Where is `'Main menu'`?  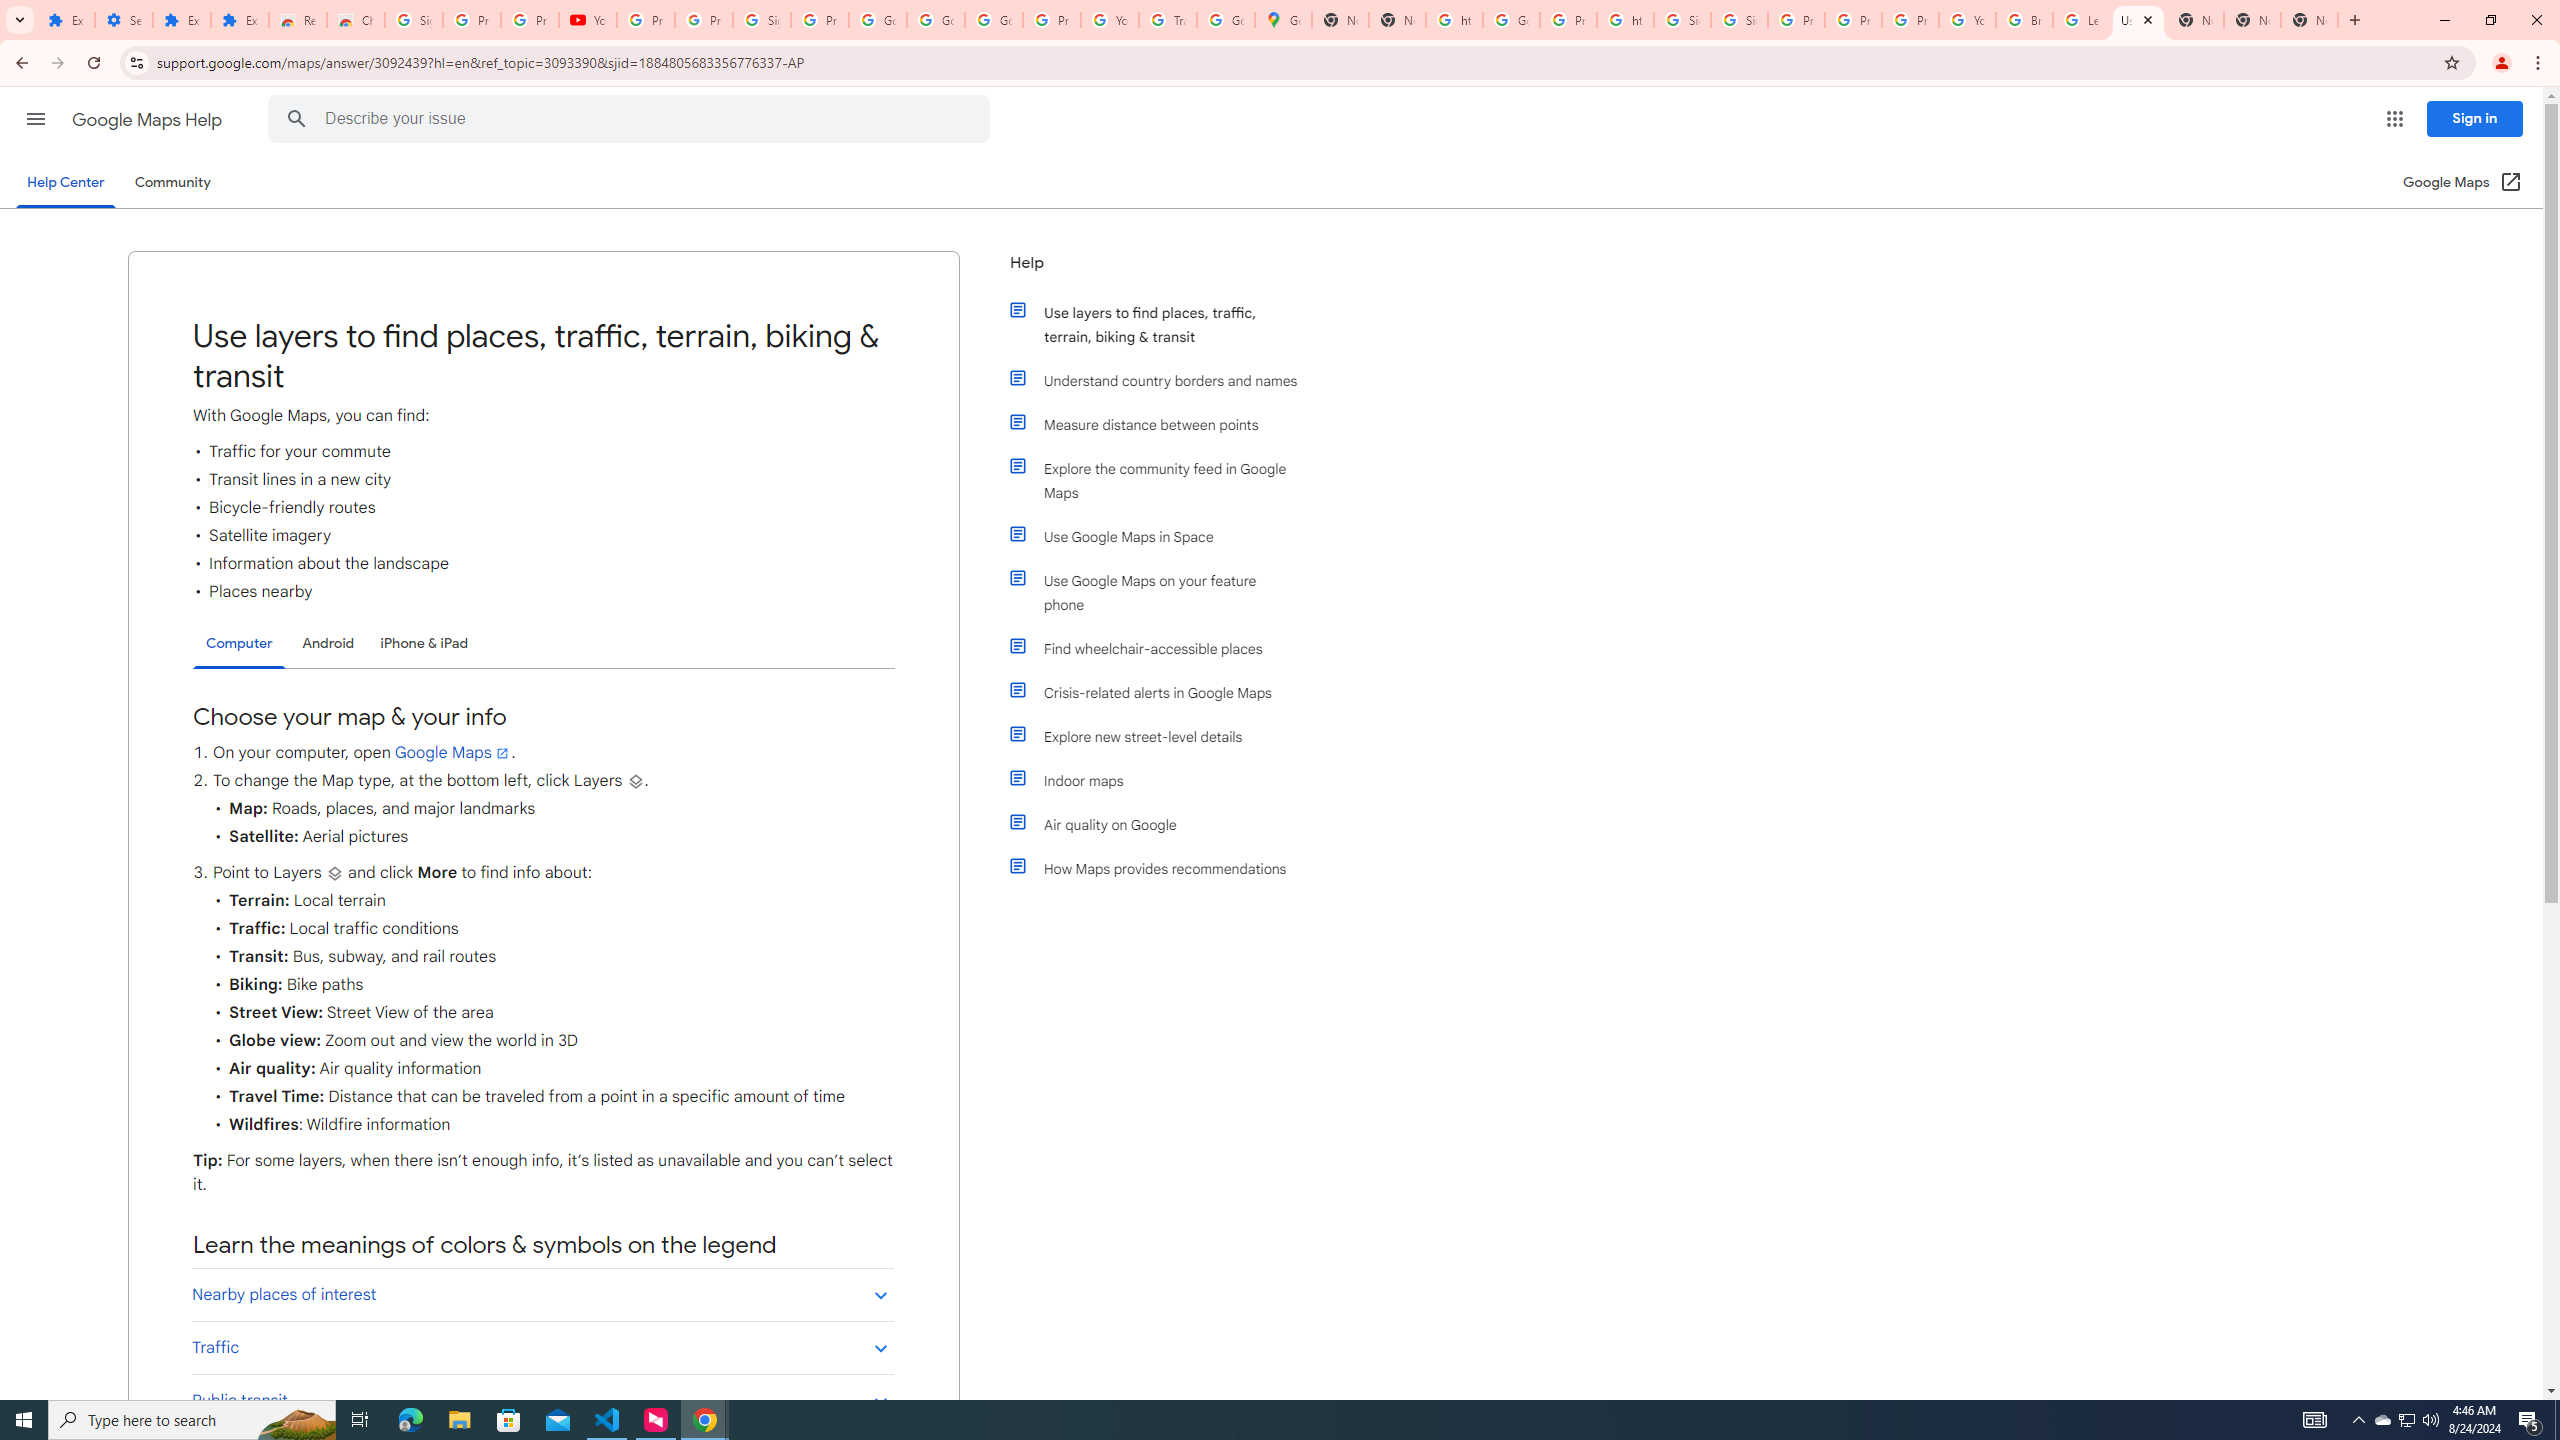
'Main menu' is located at coordinates (34, 118).